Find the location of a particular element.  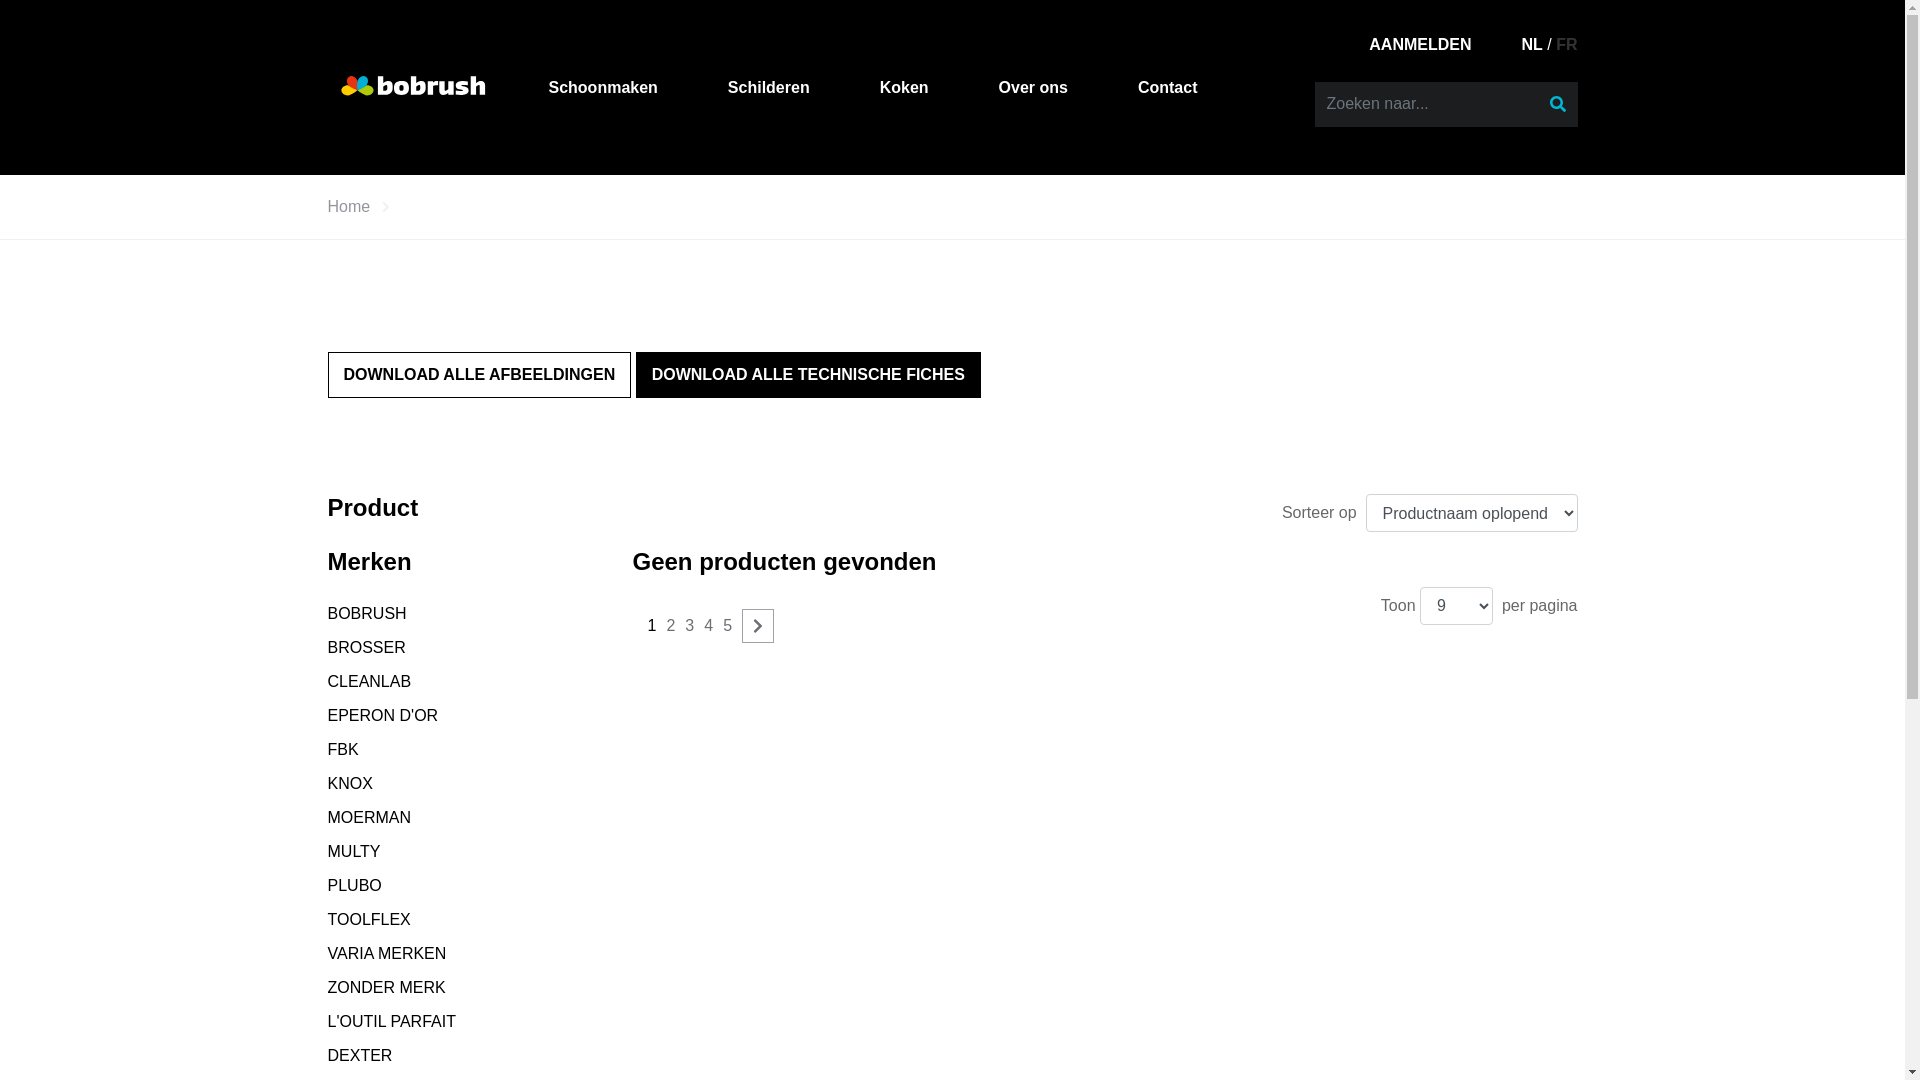

'BROSSER' is located at coordinates (366, 648).